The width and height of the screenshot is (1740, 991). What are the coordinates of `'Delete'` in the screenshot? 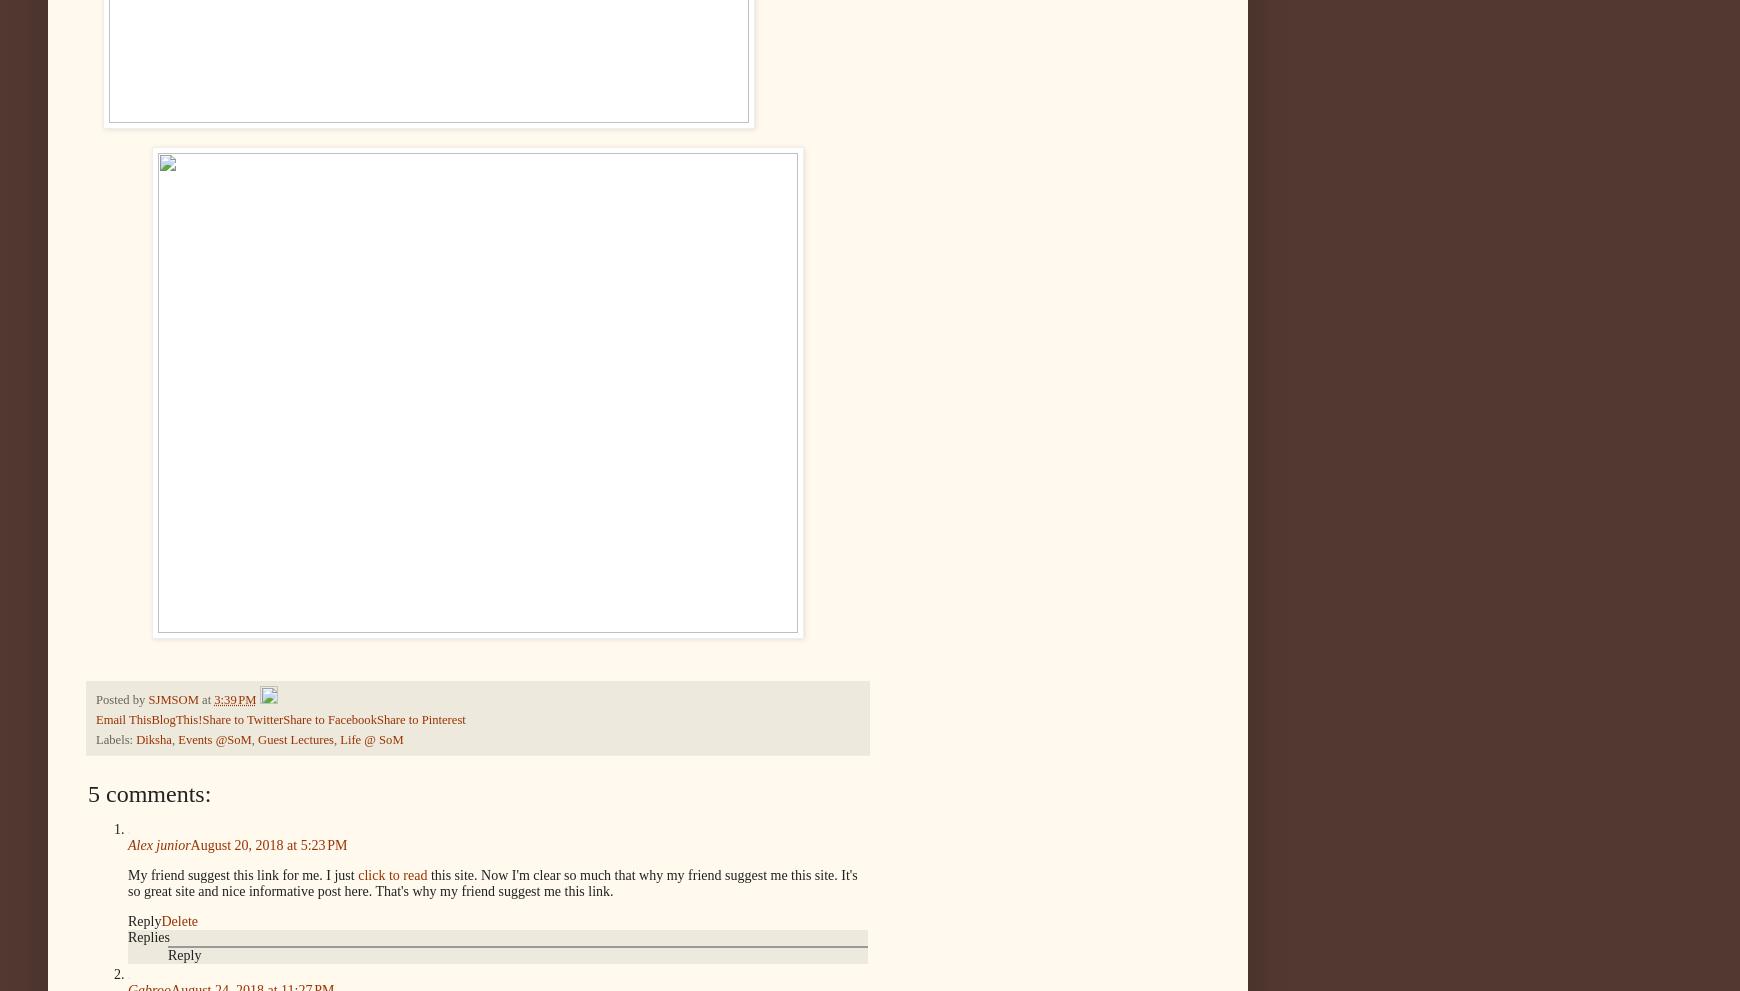 It's located at (178, 919).